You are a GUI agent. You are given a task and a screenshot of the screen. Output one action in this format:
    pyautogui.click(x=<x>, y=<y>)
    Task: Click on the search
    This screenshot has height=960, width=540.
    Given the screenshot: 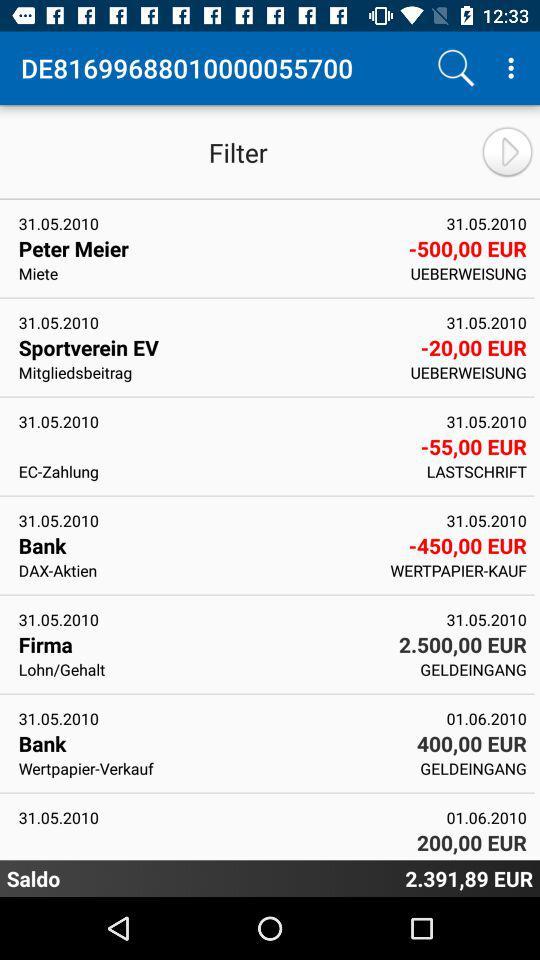 What is the action you would take?
    pyautogui.click(x=455, y=68)
    